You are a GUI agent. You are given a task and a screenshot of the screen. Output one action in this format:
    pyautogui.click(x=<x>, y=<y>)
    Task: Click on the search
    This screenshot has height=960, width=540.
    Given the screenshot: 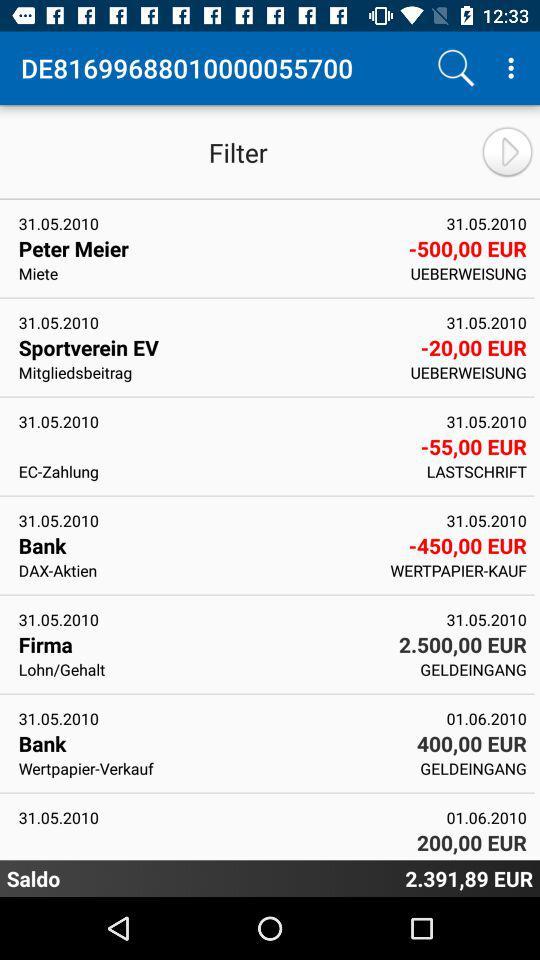 What is the action you would take?
    pyautogui.click(x=455, y=68)
    